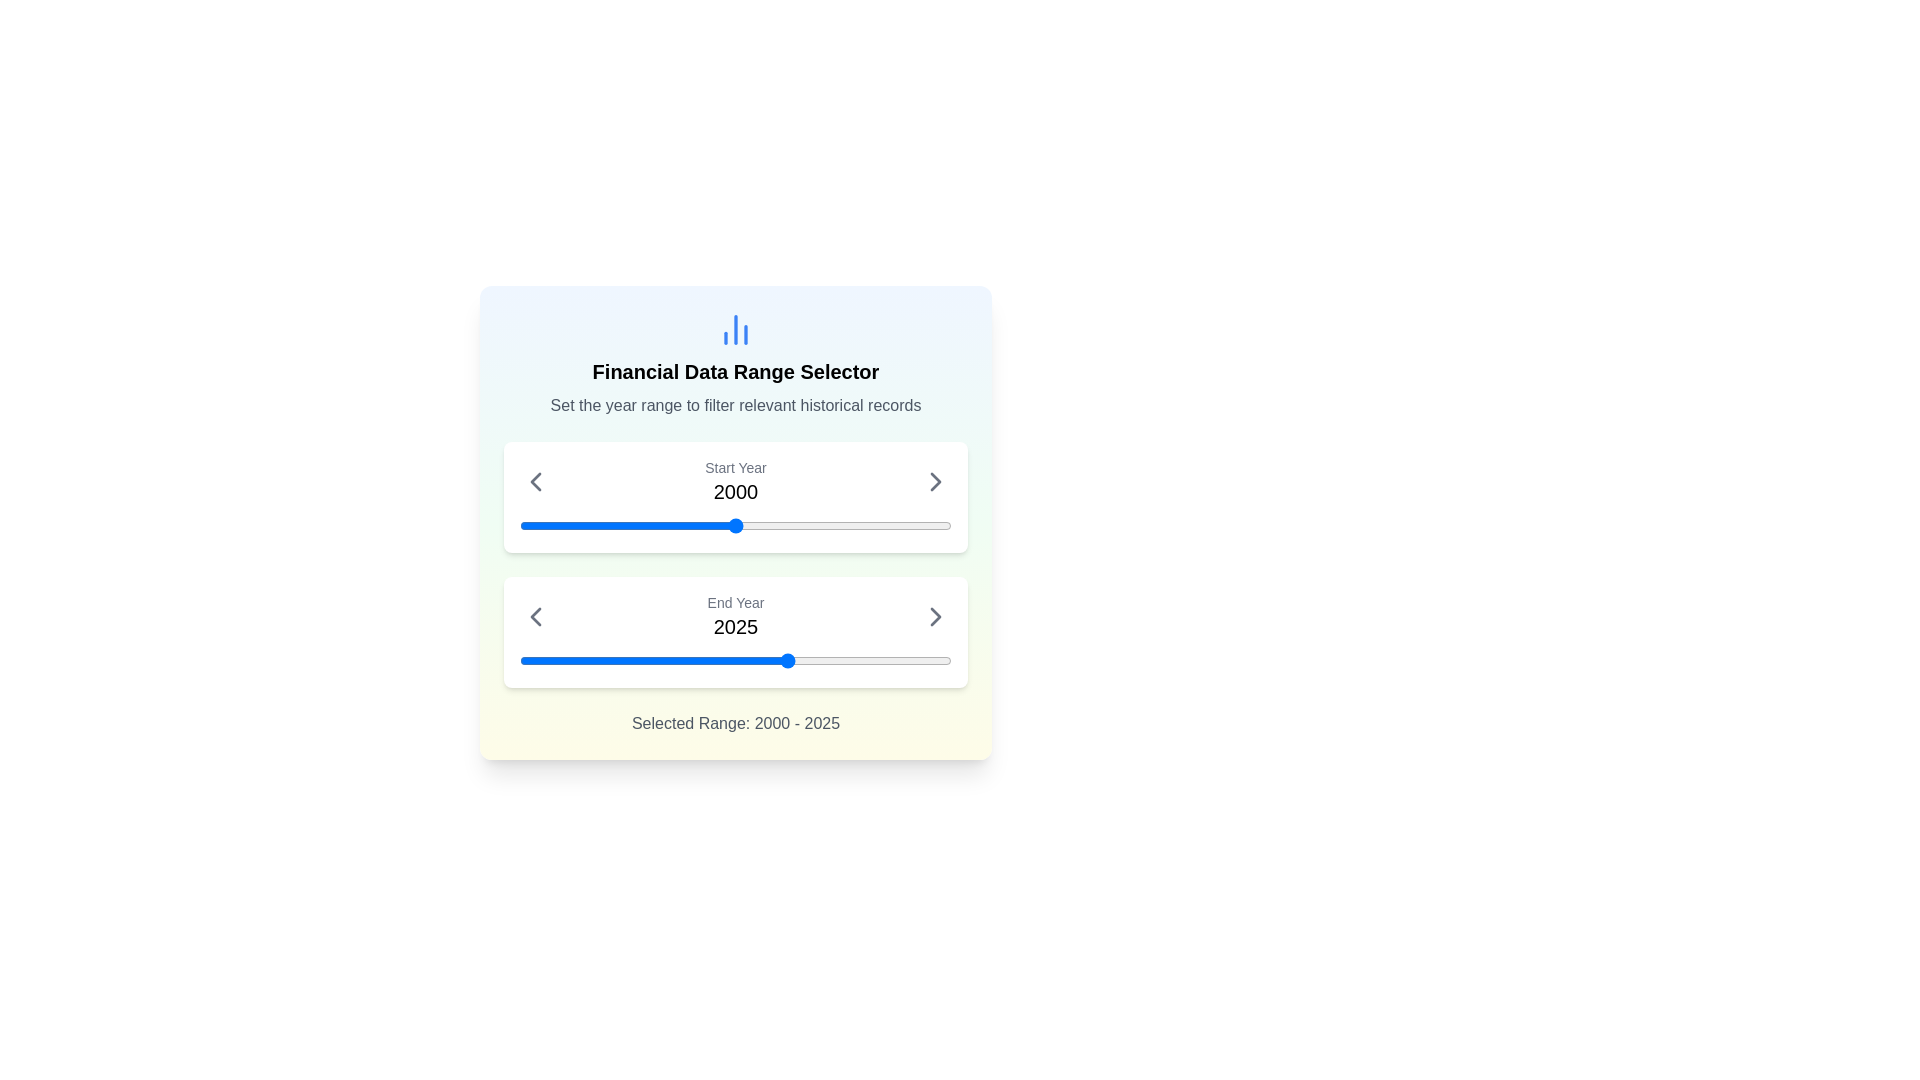 The width and height of the screenshot is (1920, 1080). I want to click on the right-facing chevron icon button located to the right of the 'End Year 2025' text to increment the year, so click(935, 616).